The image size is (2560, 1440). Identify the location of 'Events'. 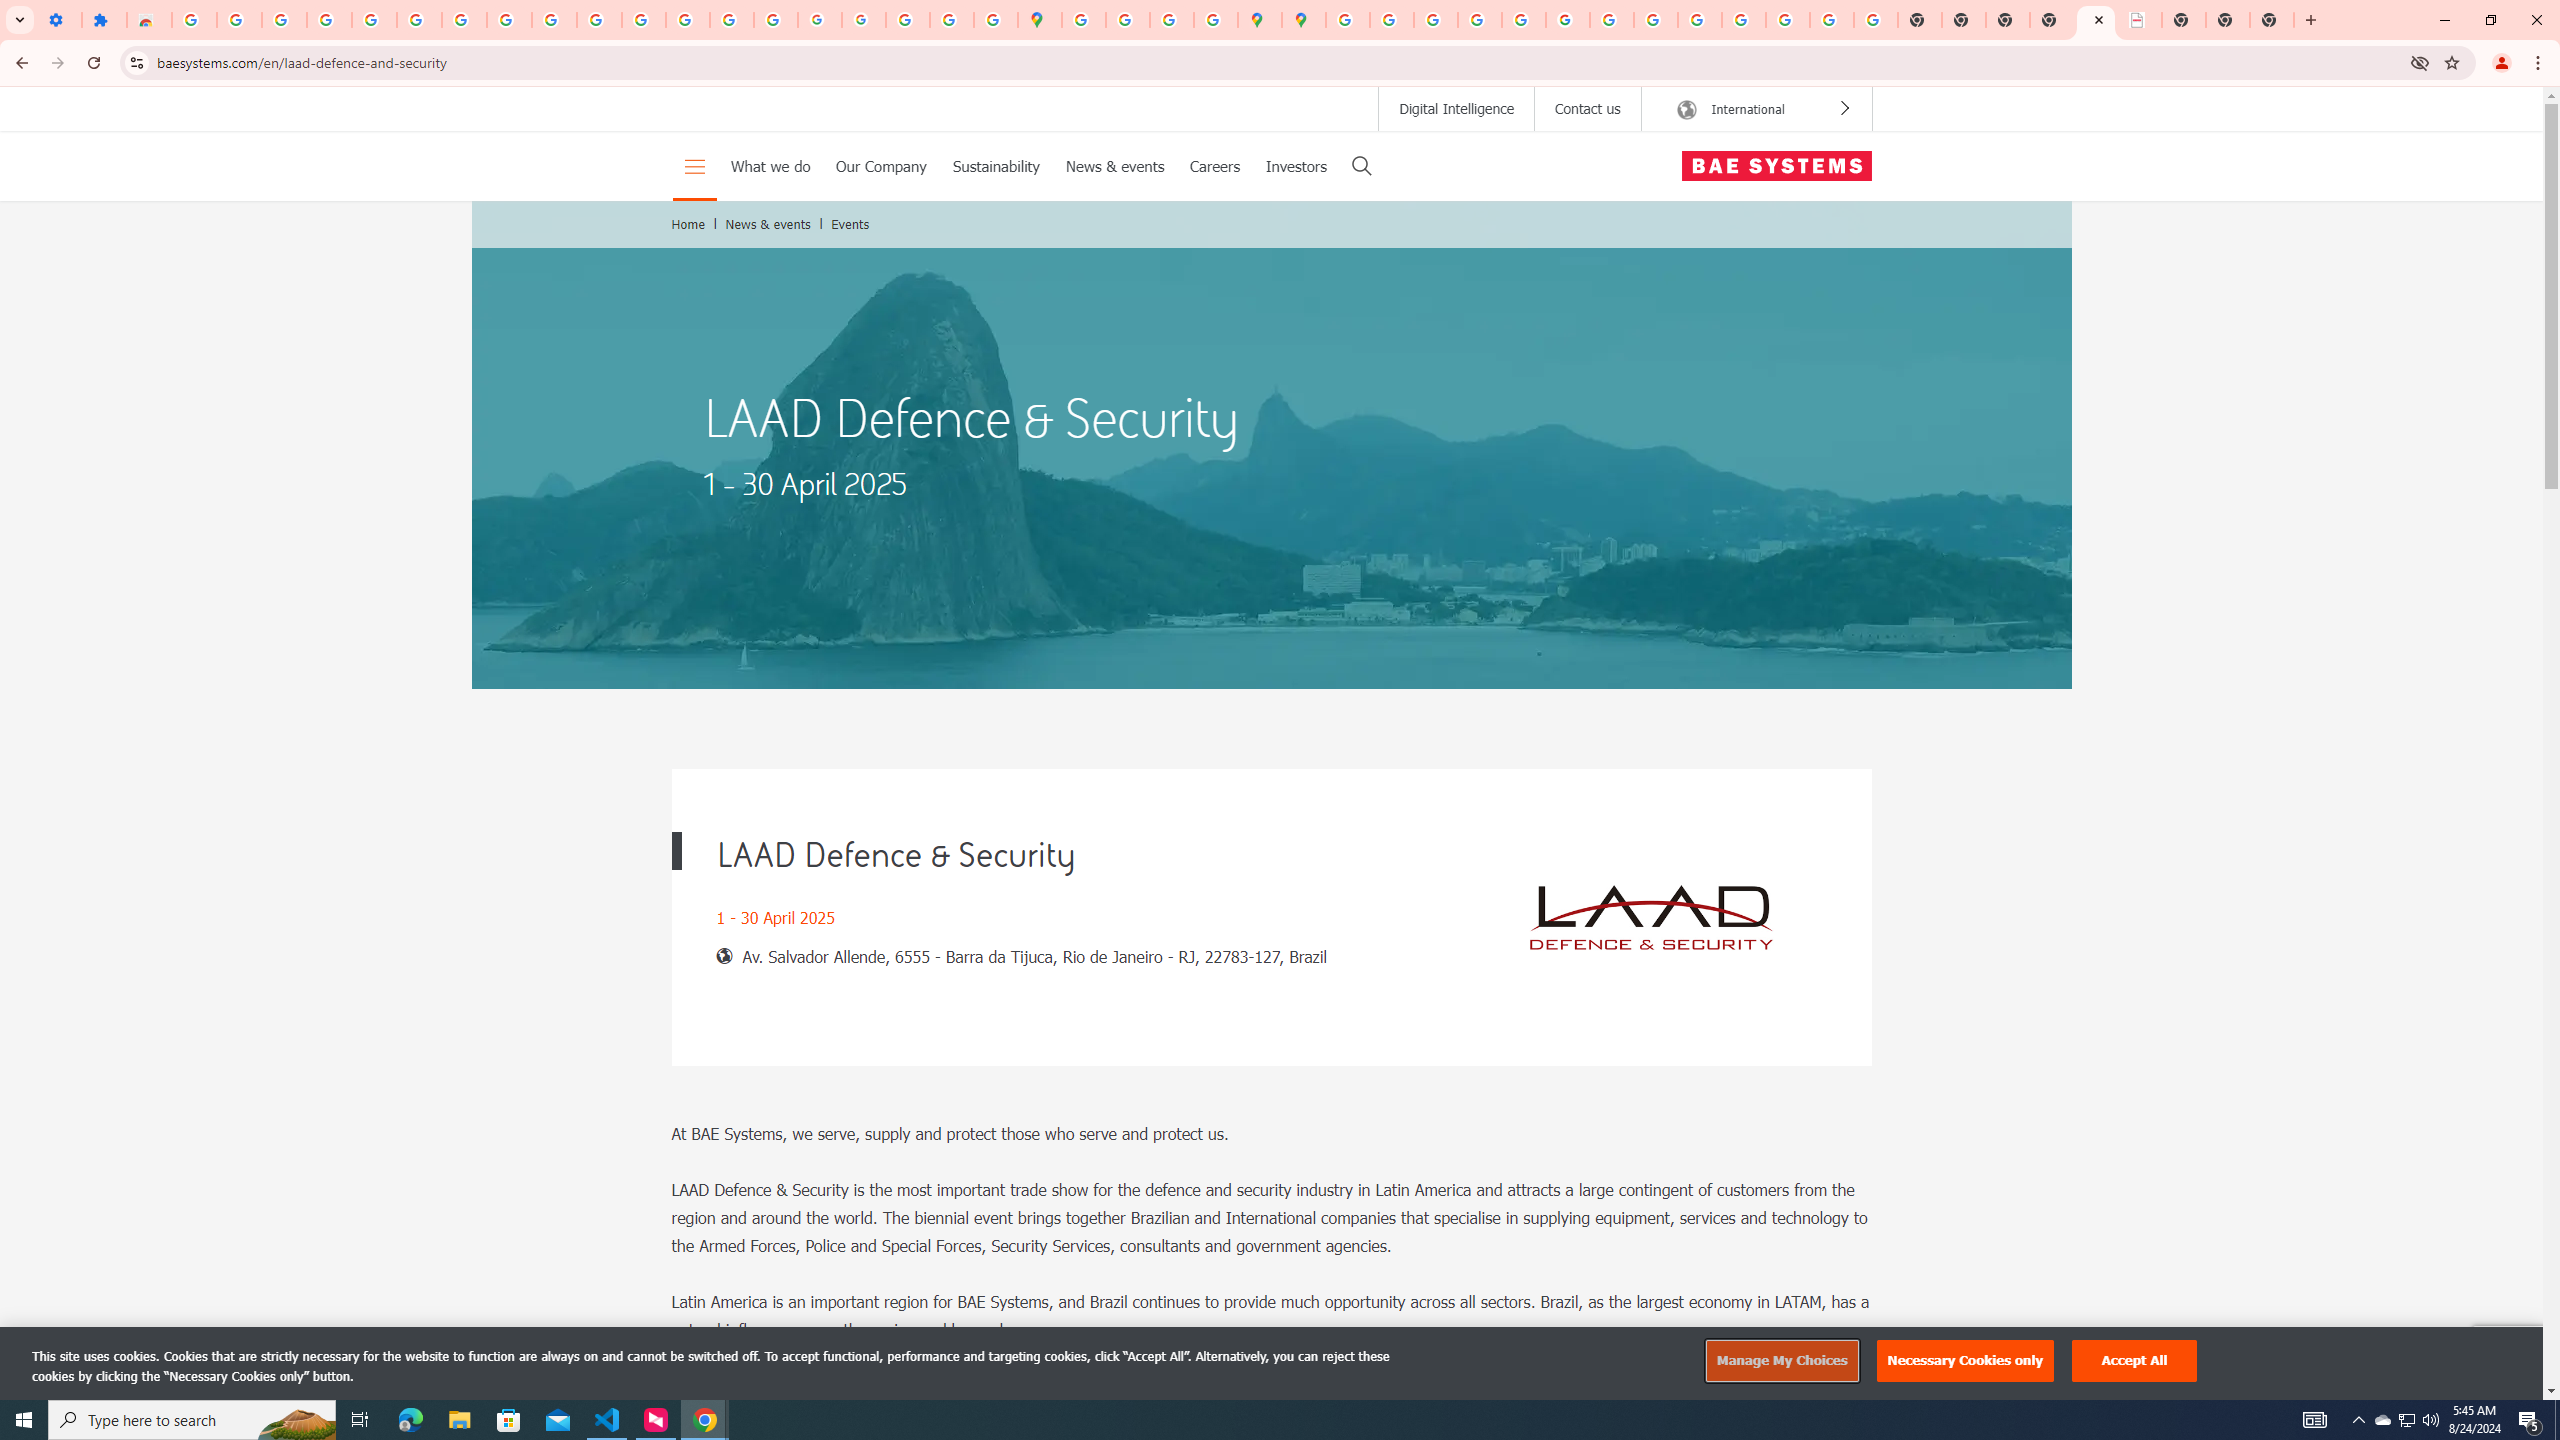
(851, 222).